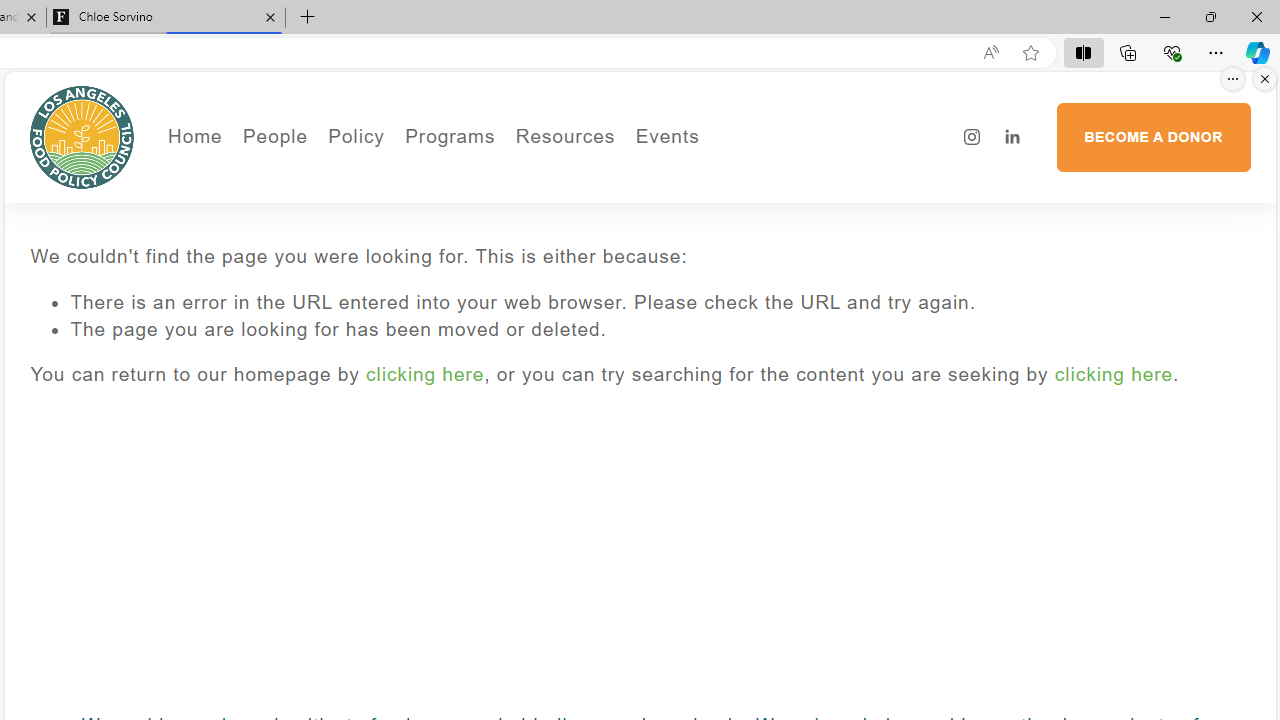 The width and height of the screenshot is (1280, 720). Describe the element at coordinates (1153, 136) in the screenshot. I see `'BECOME A DONOR'` at that location.